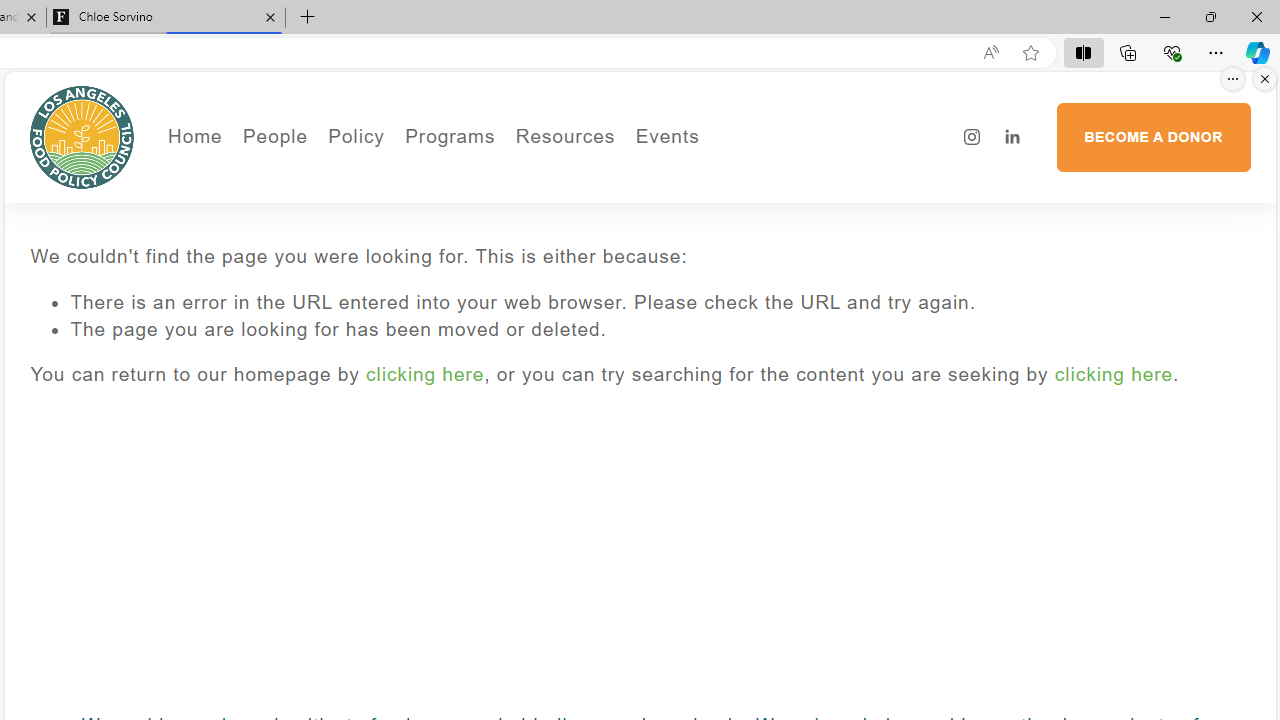 The width and height of the screenshot is (1280, 720). Describe the element at coordinates (1153, 136) in the screenshot. I see `'BECOME A DONOR'` at that location.